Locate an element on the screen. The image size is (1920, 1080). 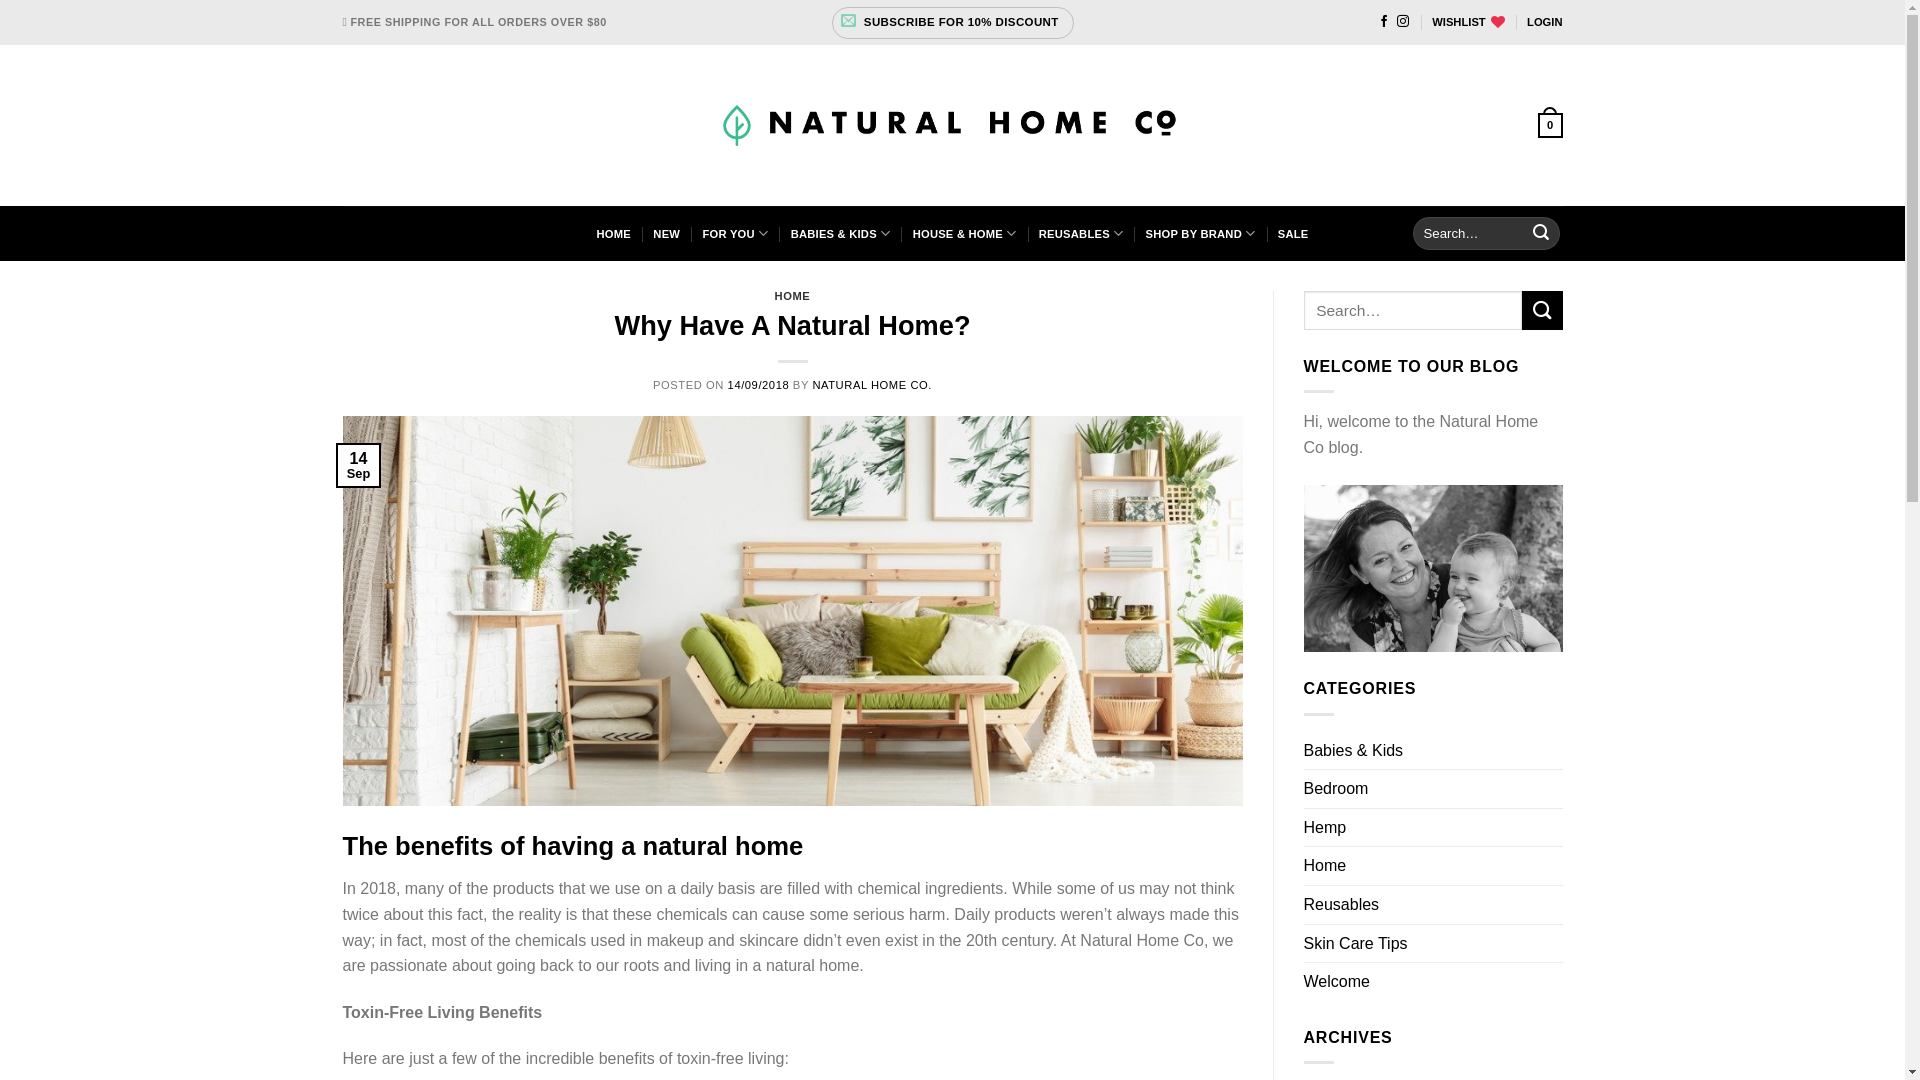
'Welcome' is located at coordinates (1304, 981).